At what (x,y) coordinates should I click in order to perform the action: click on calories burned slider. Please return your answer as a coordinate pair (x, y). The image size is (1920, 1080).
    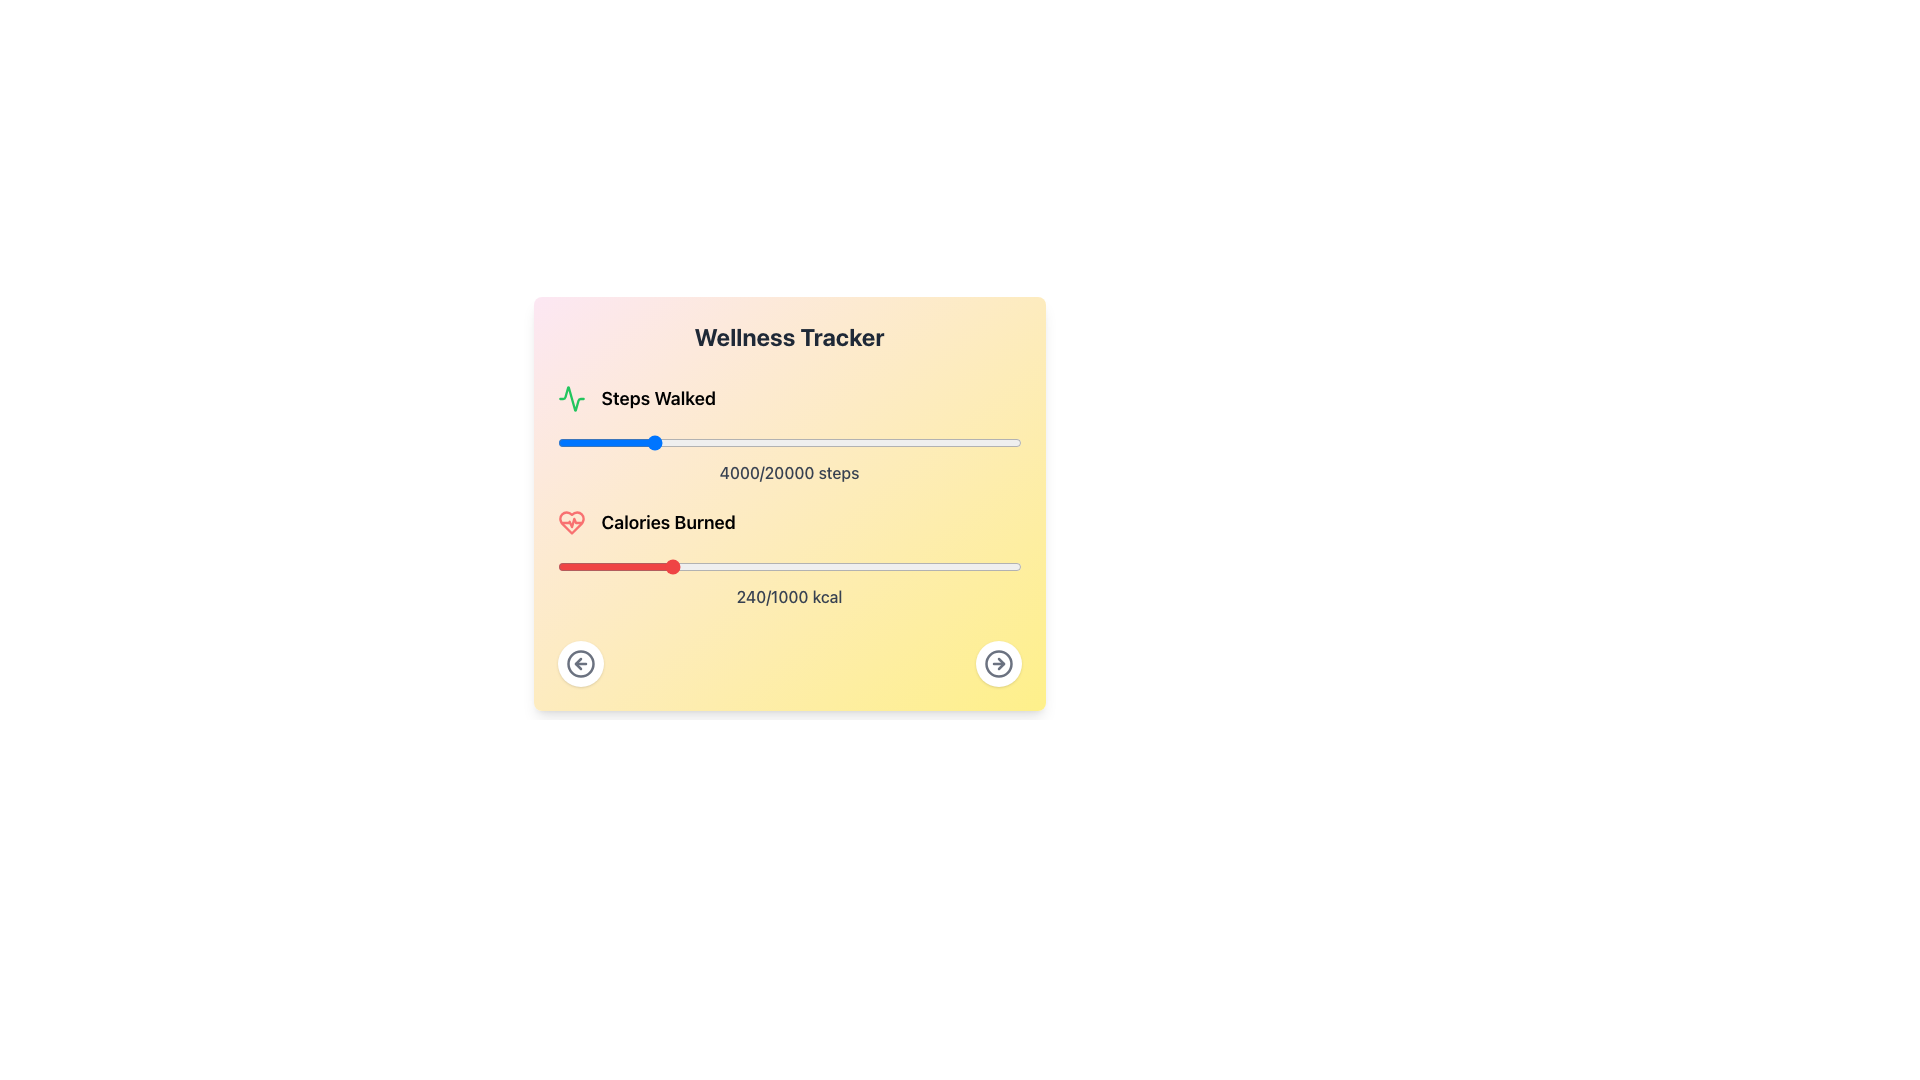
    Looking at the image, I should click on (751, 567).